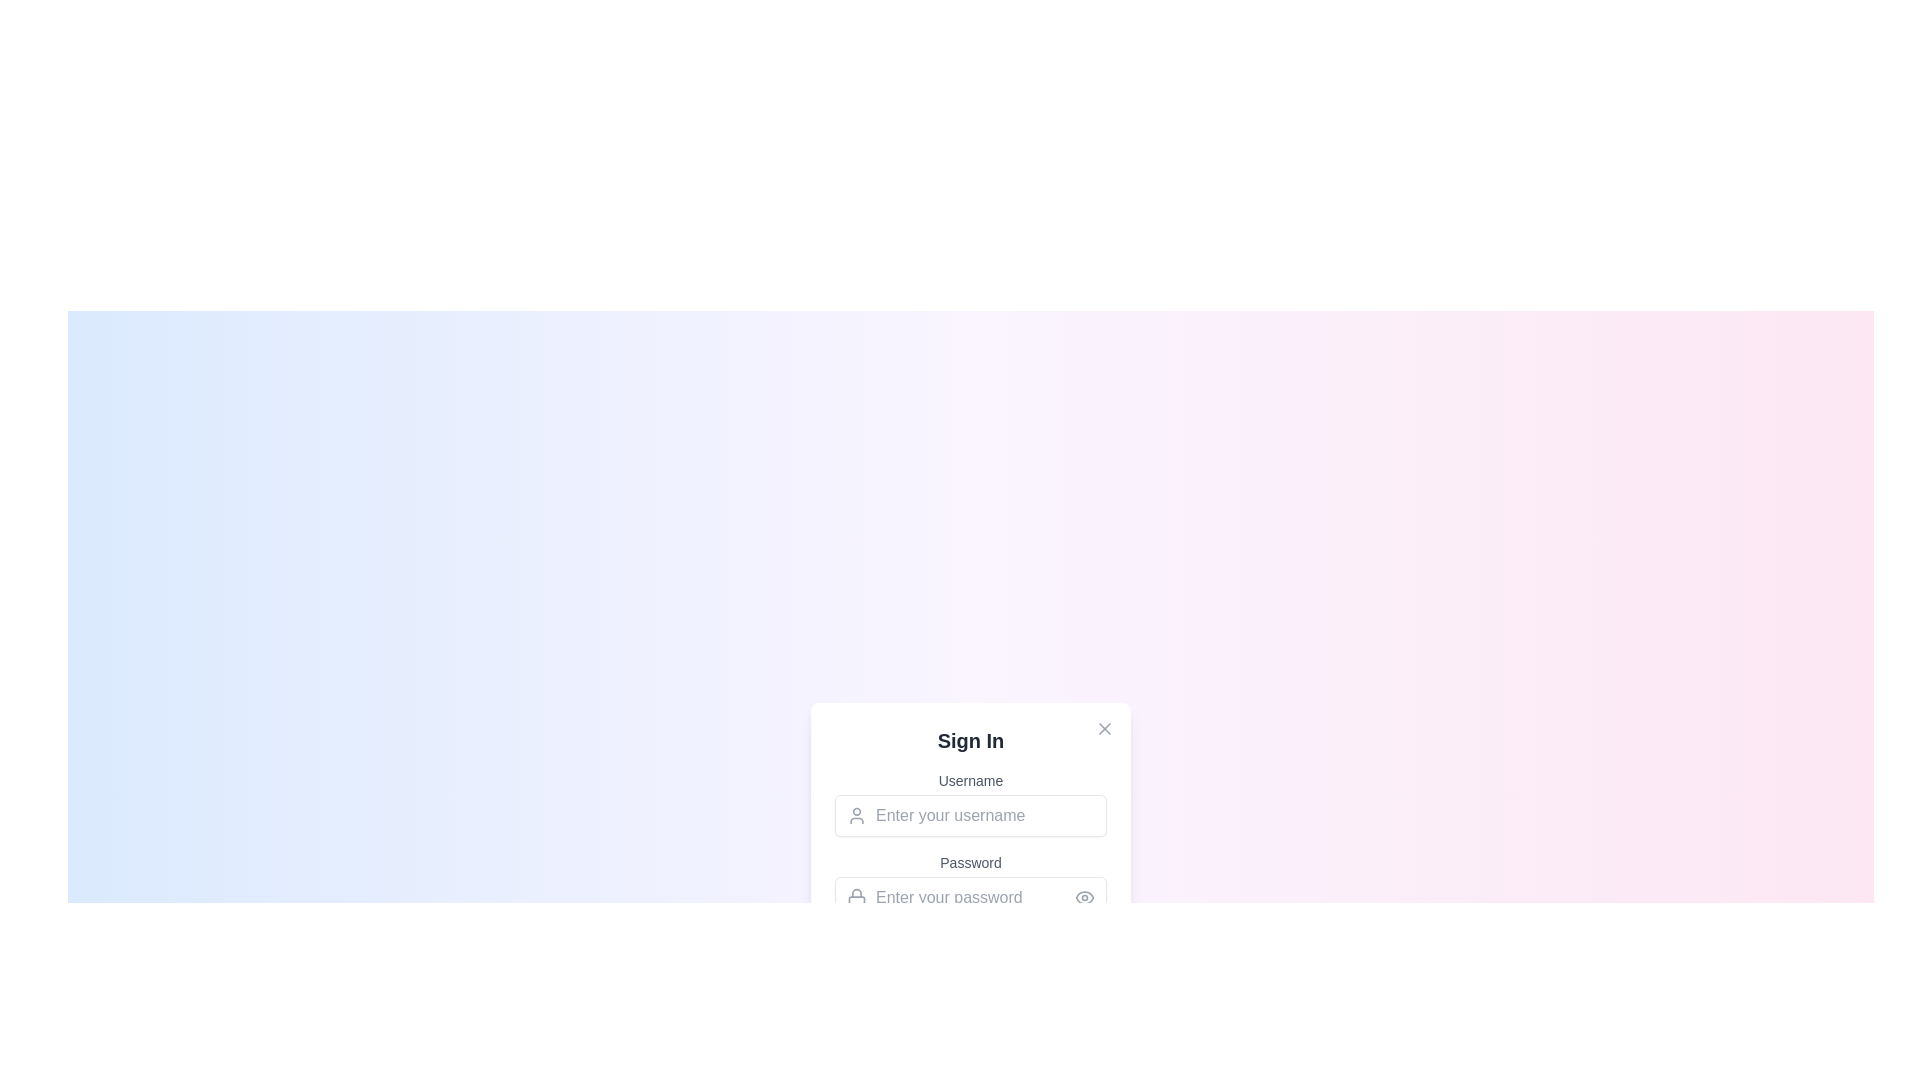 This screenshot has height=1080, width=1920. I want to click on the Password Input Field in the sign-in form, which is labeled 'Password' and includes a lock icon and a toggle button for revealing the password, so click(970, 885).